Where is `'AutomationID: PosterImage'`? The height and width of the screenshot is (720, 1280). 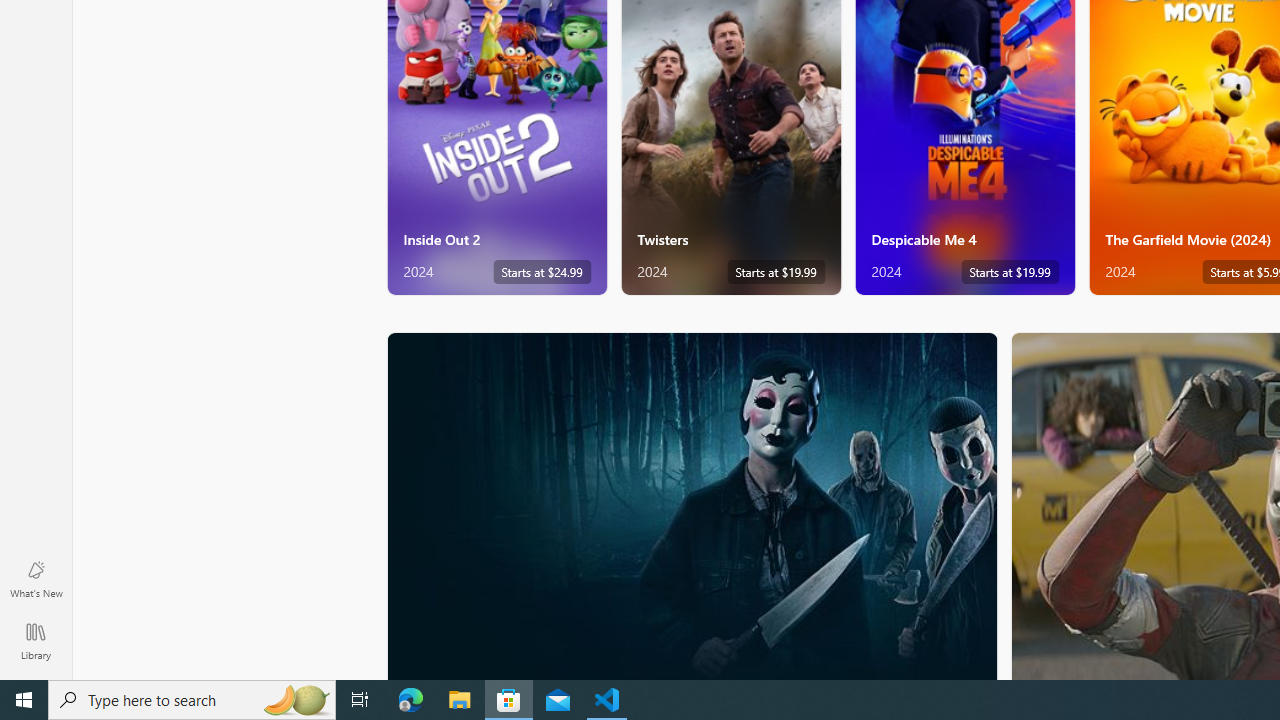
'AutomationID: PosterImage' is located at coordinates (691, 505).